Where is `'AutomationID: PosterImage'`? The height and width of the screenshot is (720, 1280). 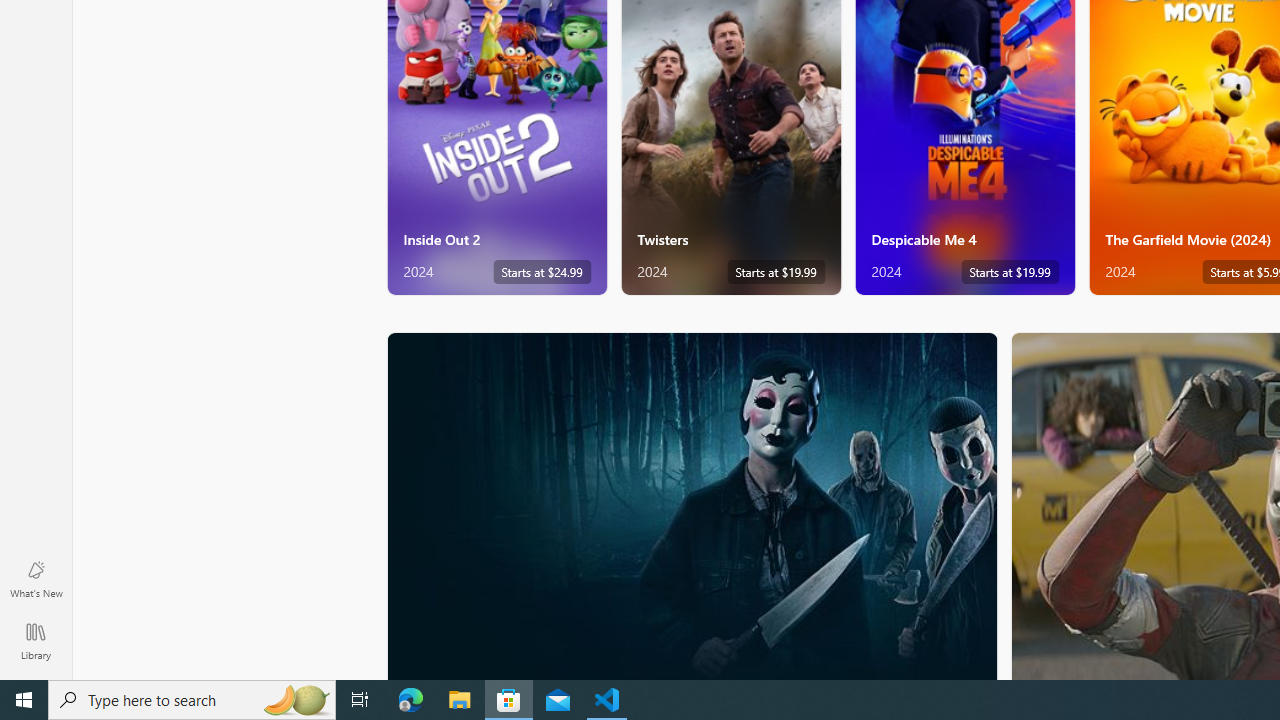
'AutomationID: PosterImage' is located at coordinates (691, 505).